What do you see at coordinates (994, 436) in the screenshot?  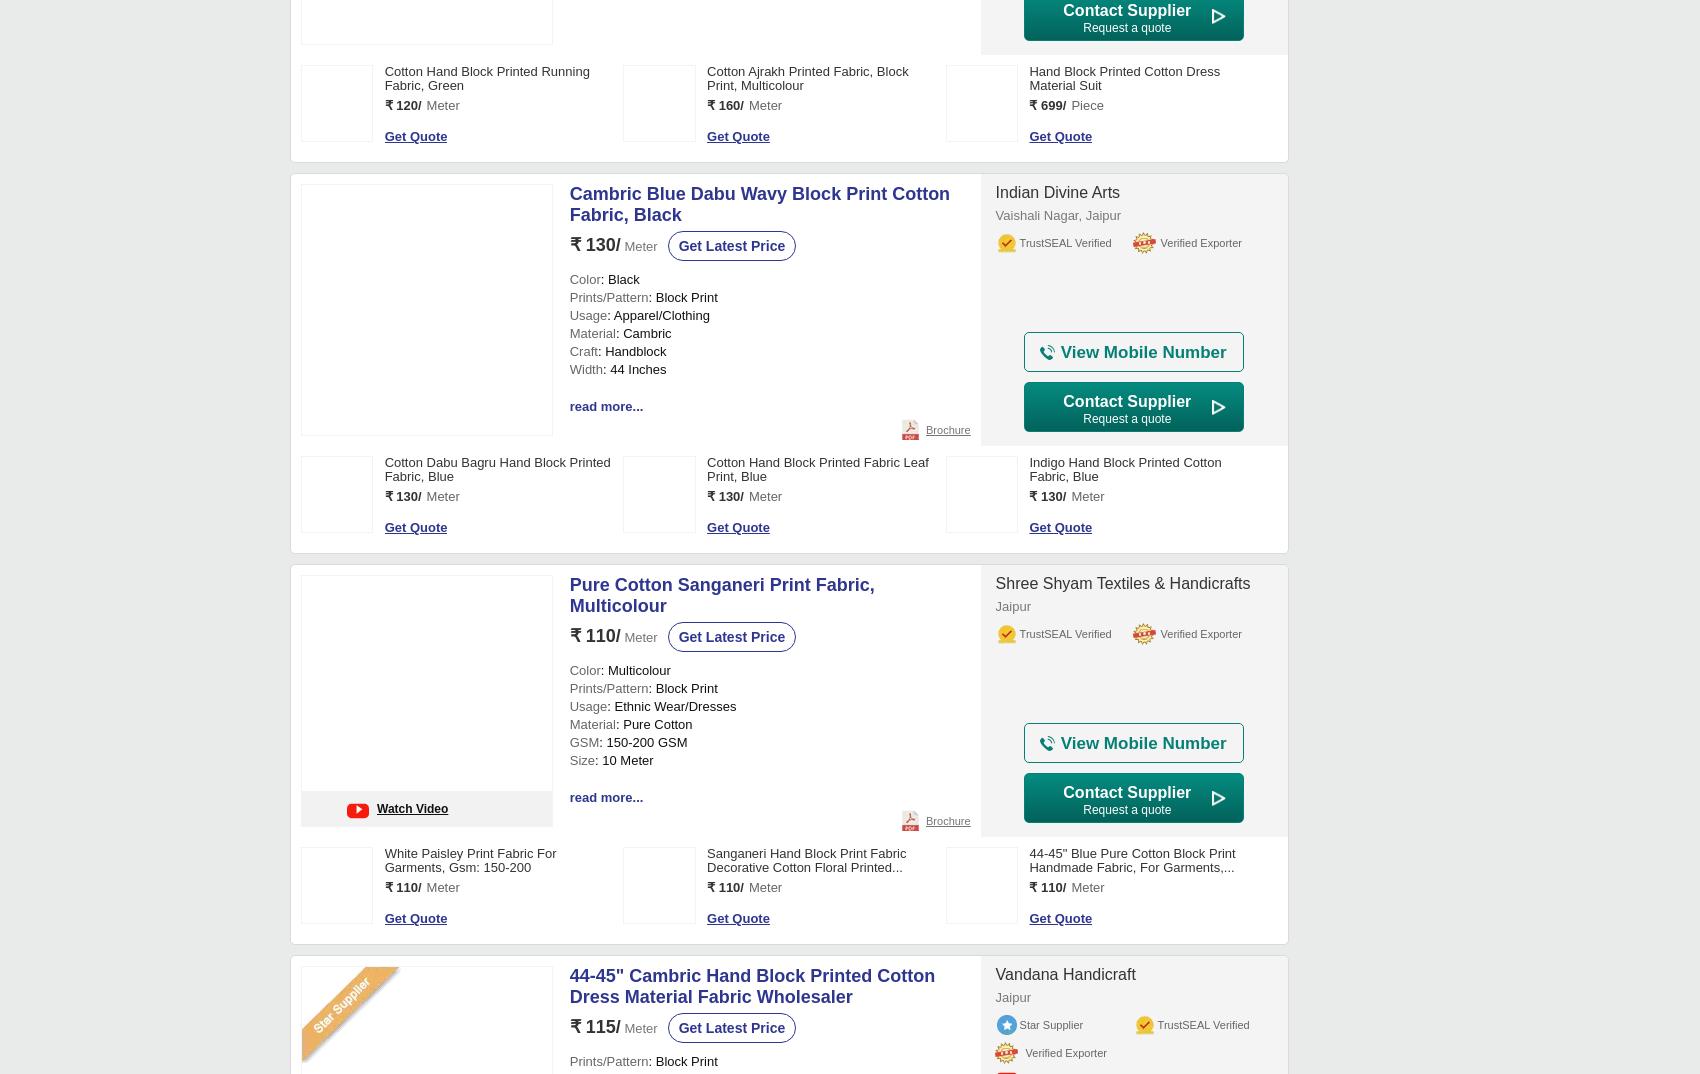 I see `'Bagru, Dist. Jaipur'` at bounding box center [994, 436].